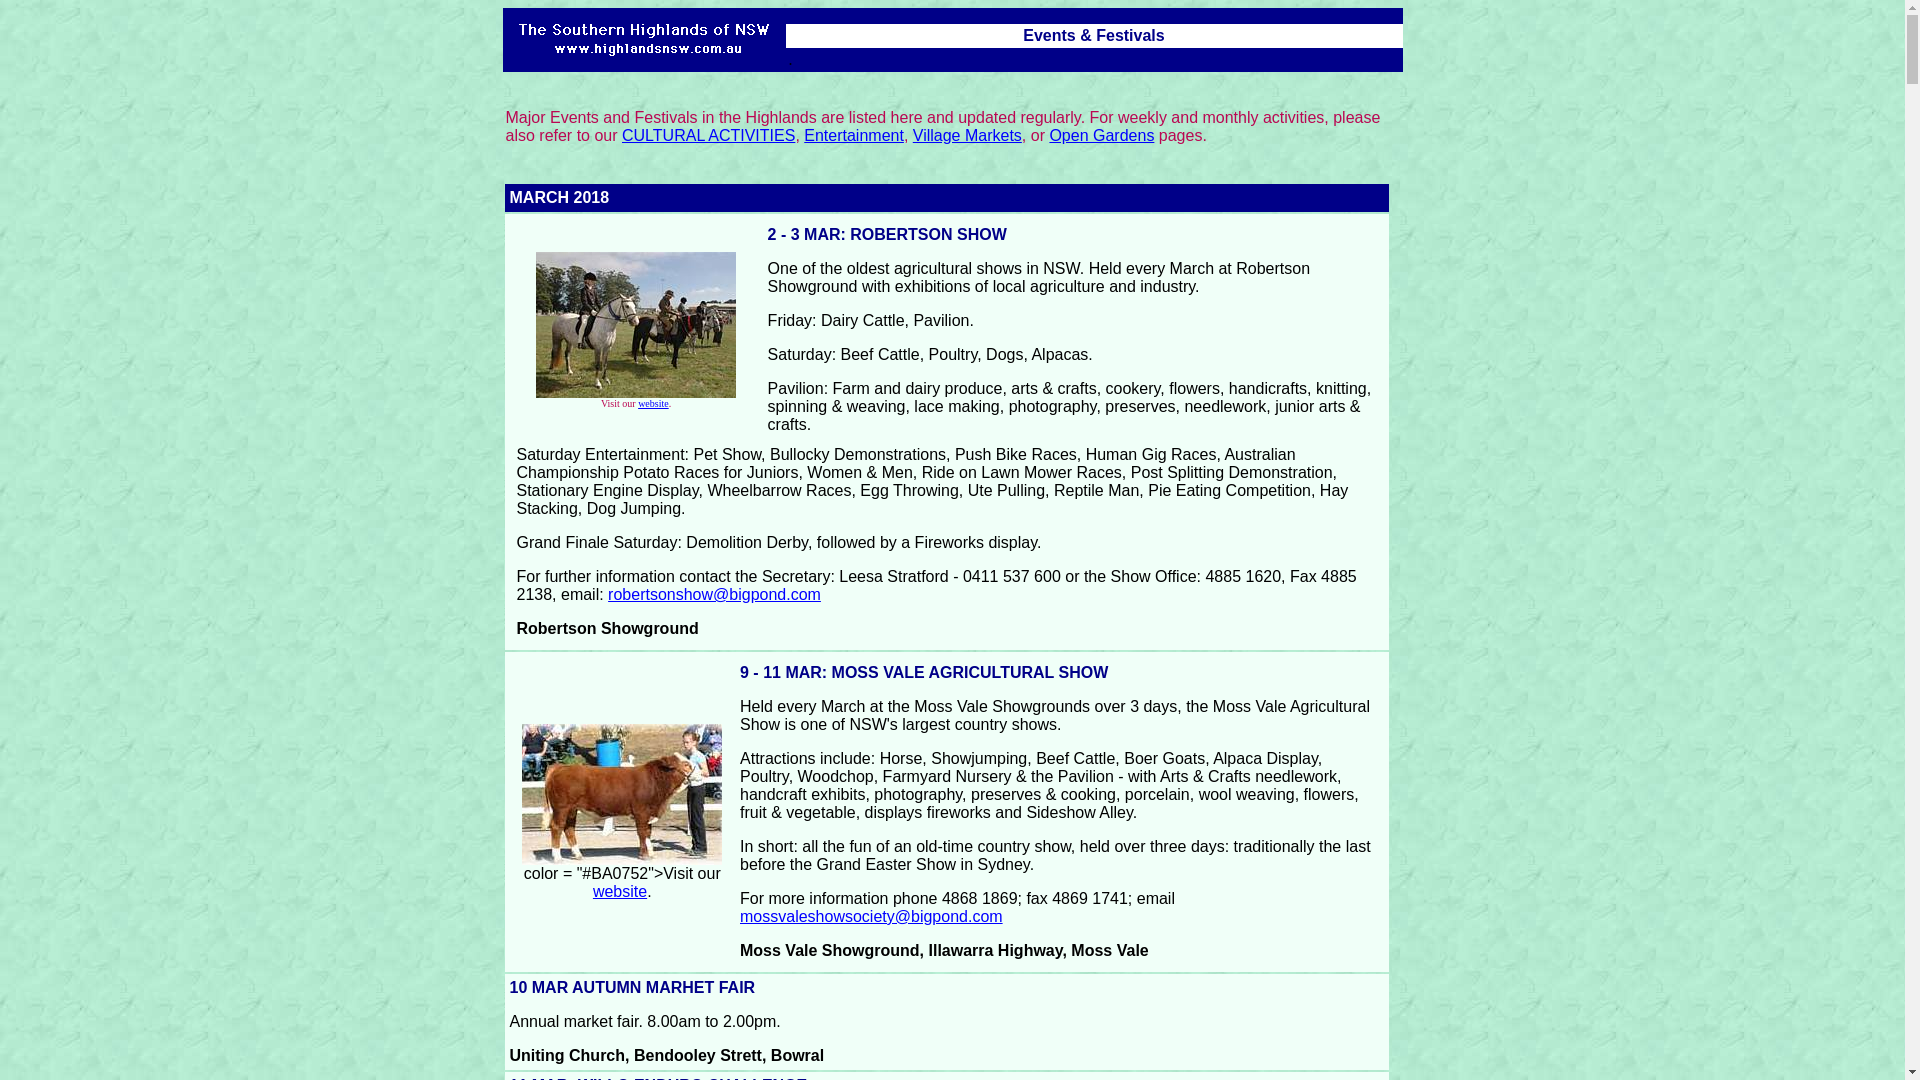 This screenshot has width=1920, height=1080. What do you see at coordinates (714, 593) in the screenshot?
I see `'robertsonshow@bigpond.com'` at bounding box center [714, 593].